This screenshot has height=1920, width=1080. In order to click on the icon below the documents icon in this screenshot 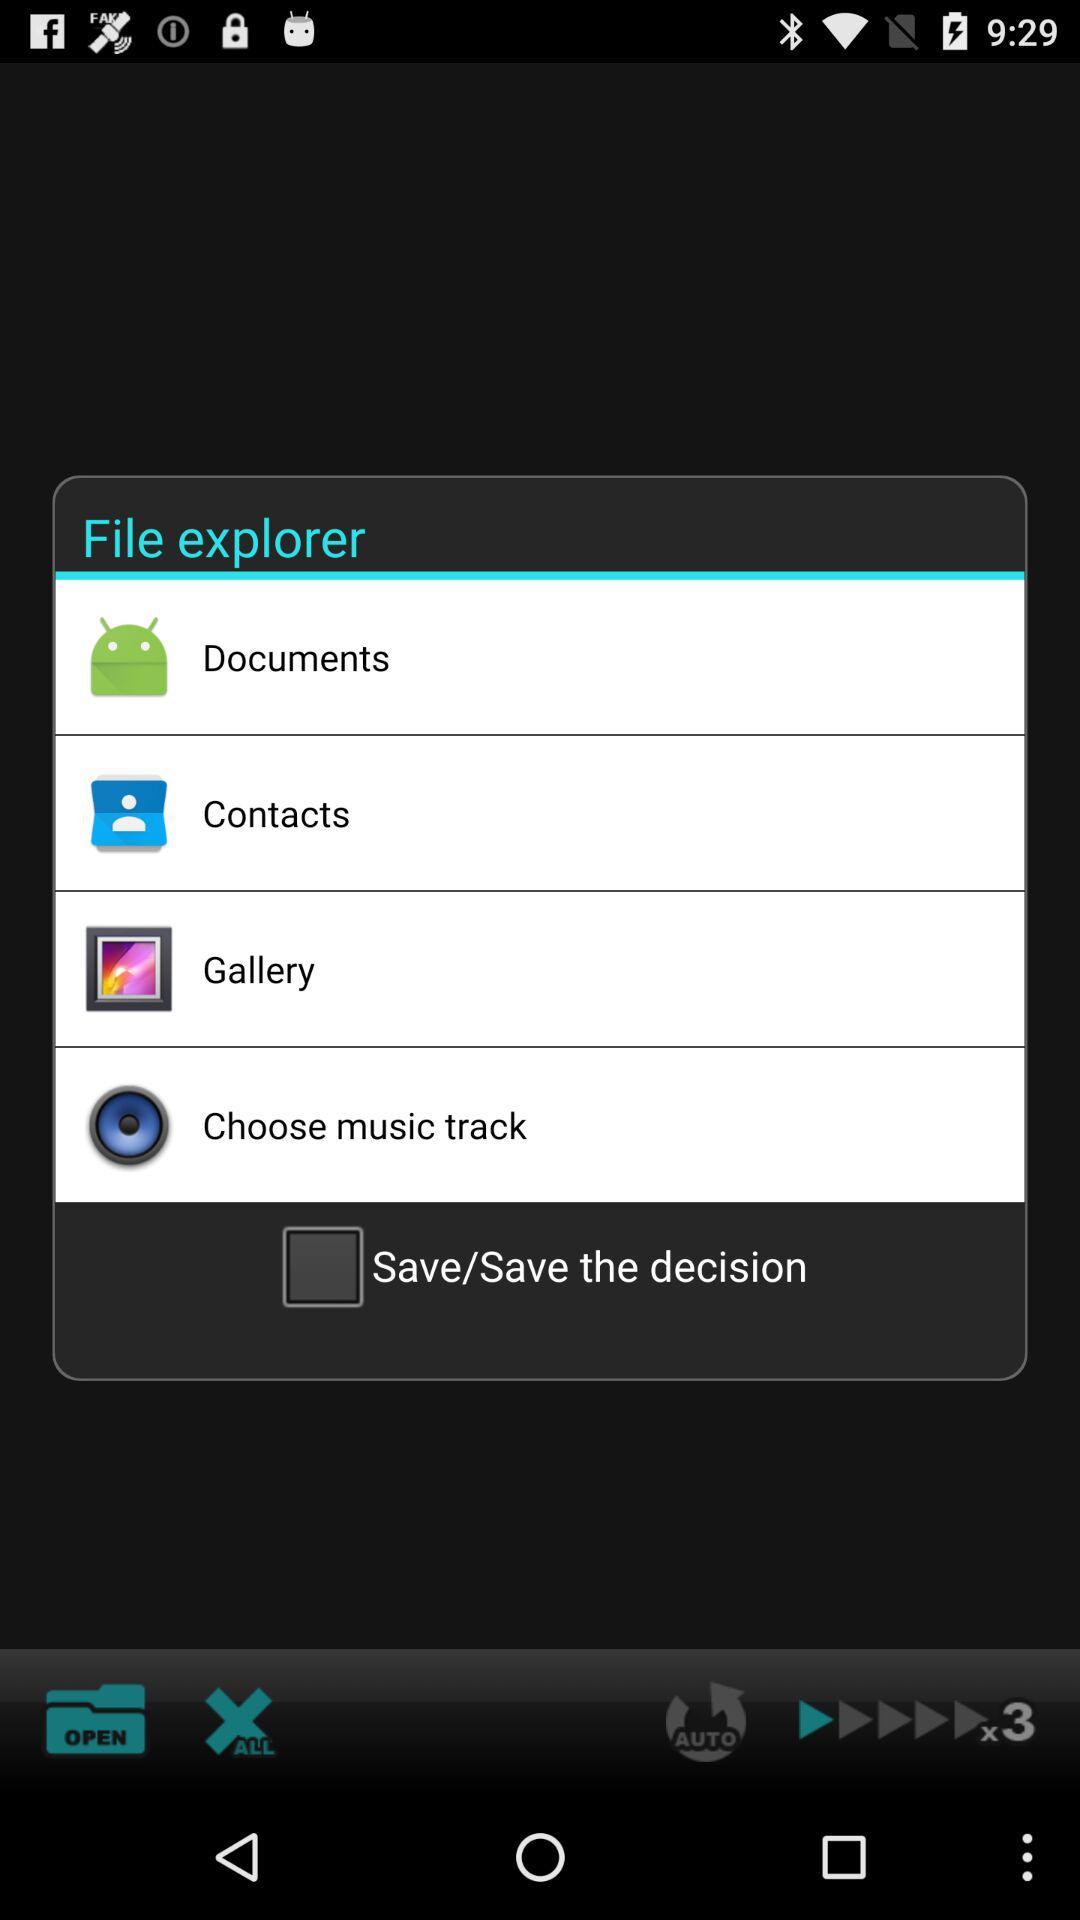, I will do `click(586, 812)`.